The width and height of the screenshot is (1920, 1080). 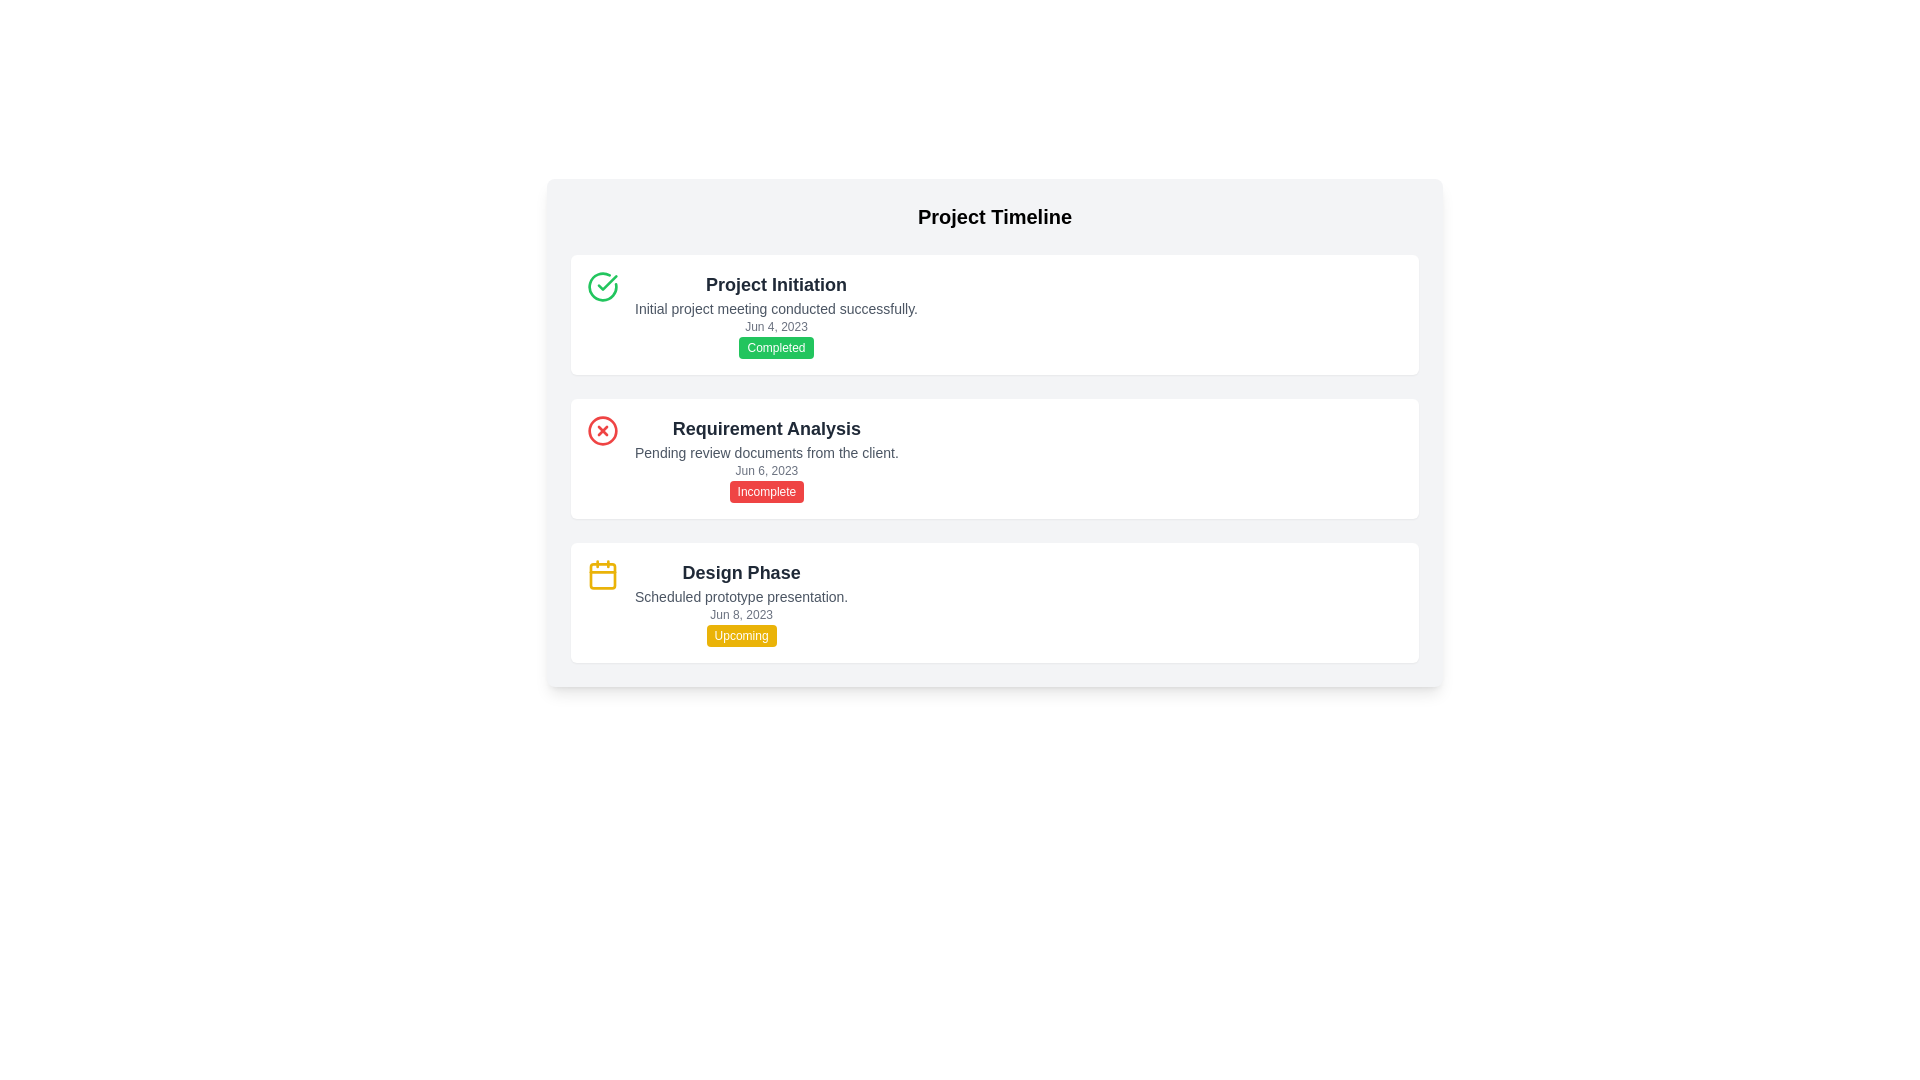 I want to click on the 'Incomplete' badge located at the bottom-right of the second card in the vertical list of project phases, beneath the text 'Jun 6, 2023' in the 'Requirement Analysis' section, so click(x=765, y=492).